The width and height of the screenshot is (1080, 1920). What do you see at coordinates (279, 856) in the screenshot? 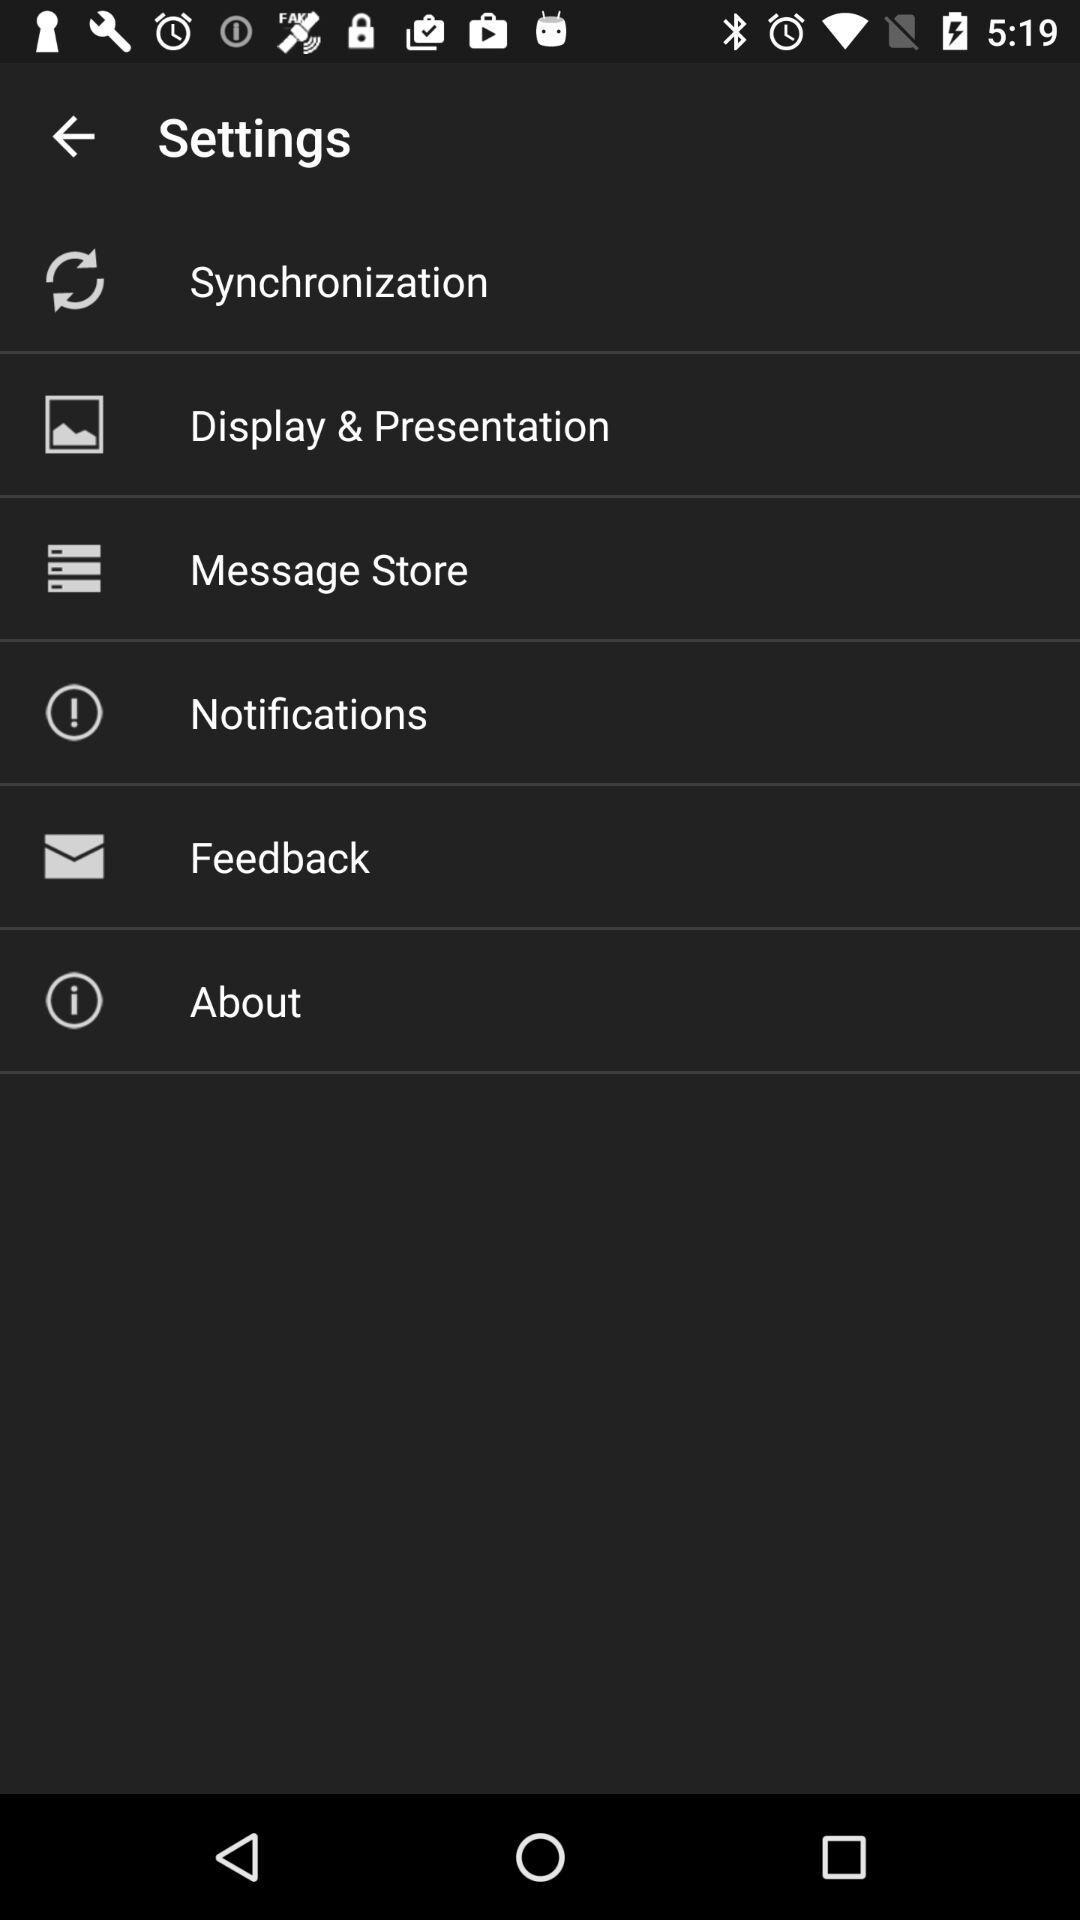
I see `the feedback item` at bounding box center [279, 856].